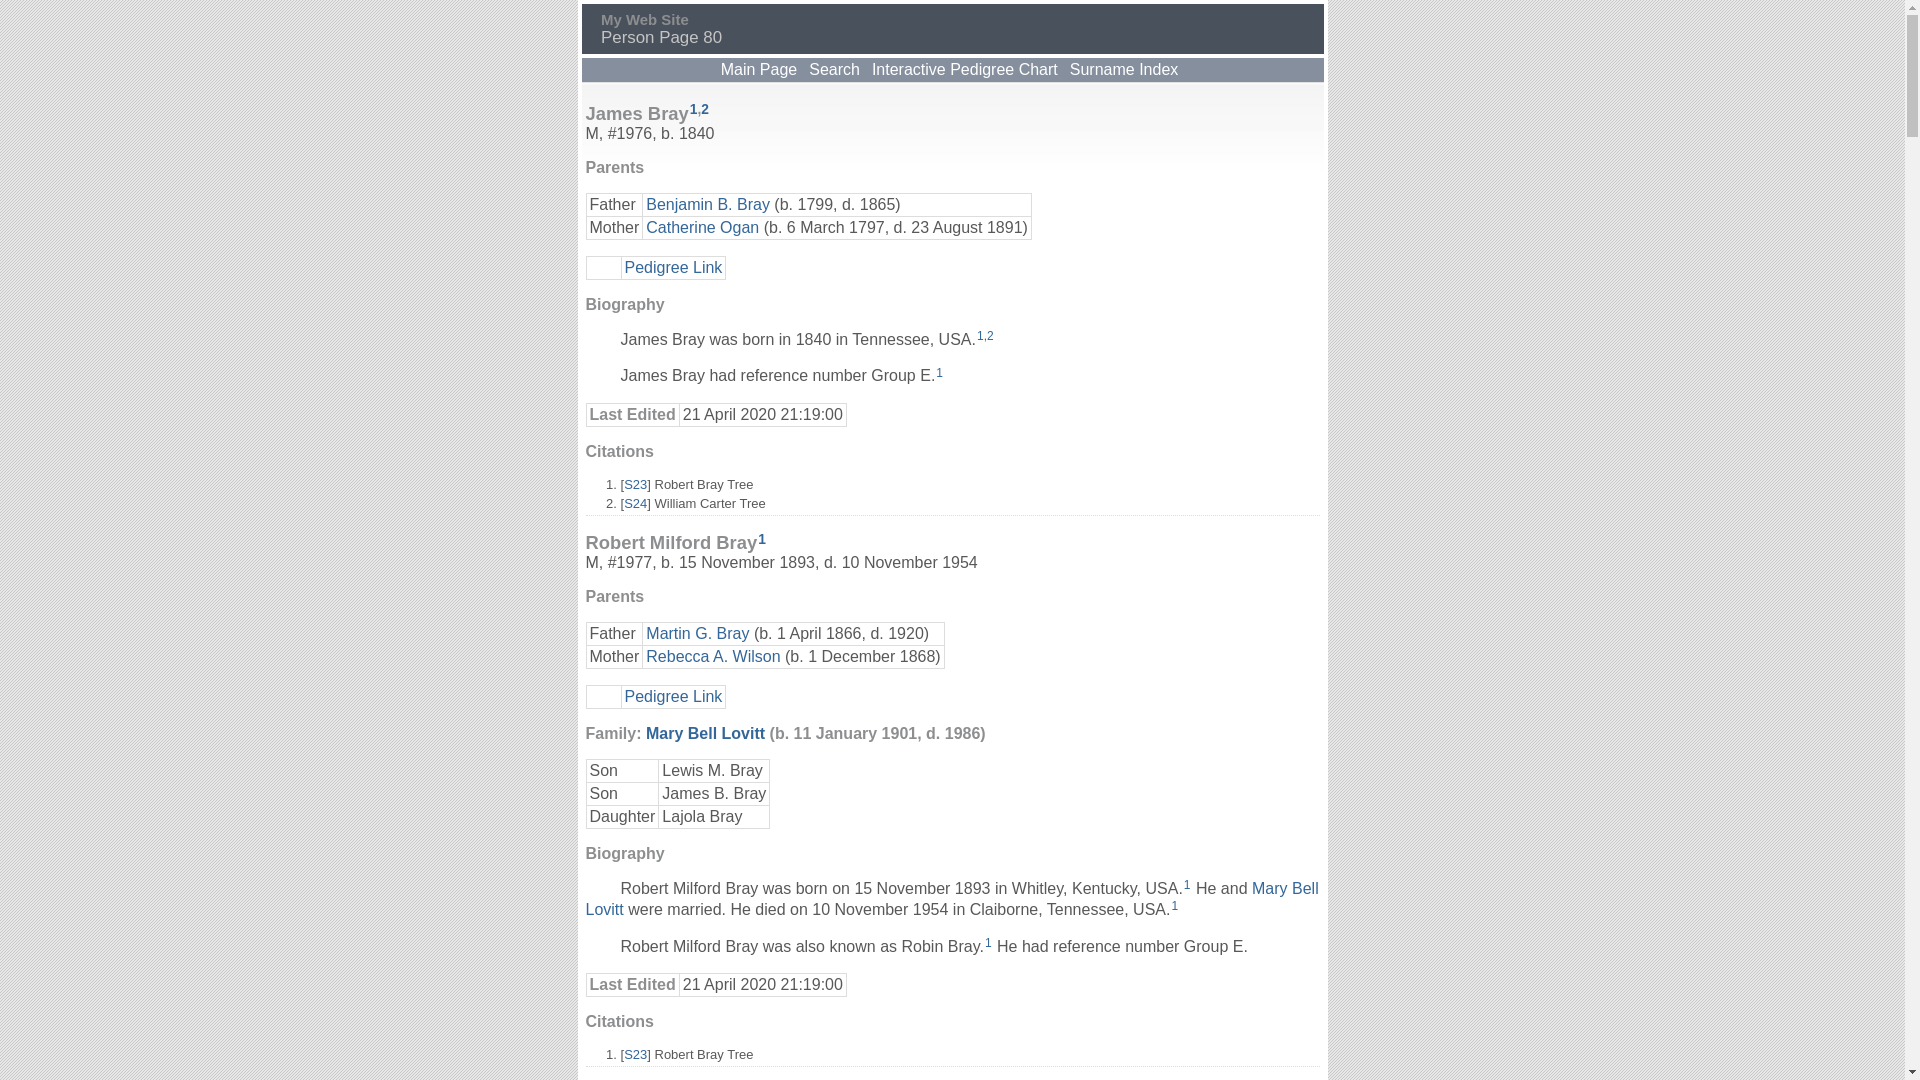 The image size is (1920, 1080). Describe the element at coordinates (980, 334) in the screenshot. I see `'1'` at that location.